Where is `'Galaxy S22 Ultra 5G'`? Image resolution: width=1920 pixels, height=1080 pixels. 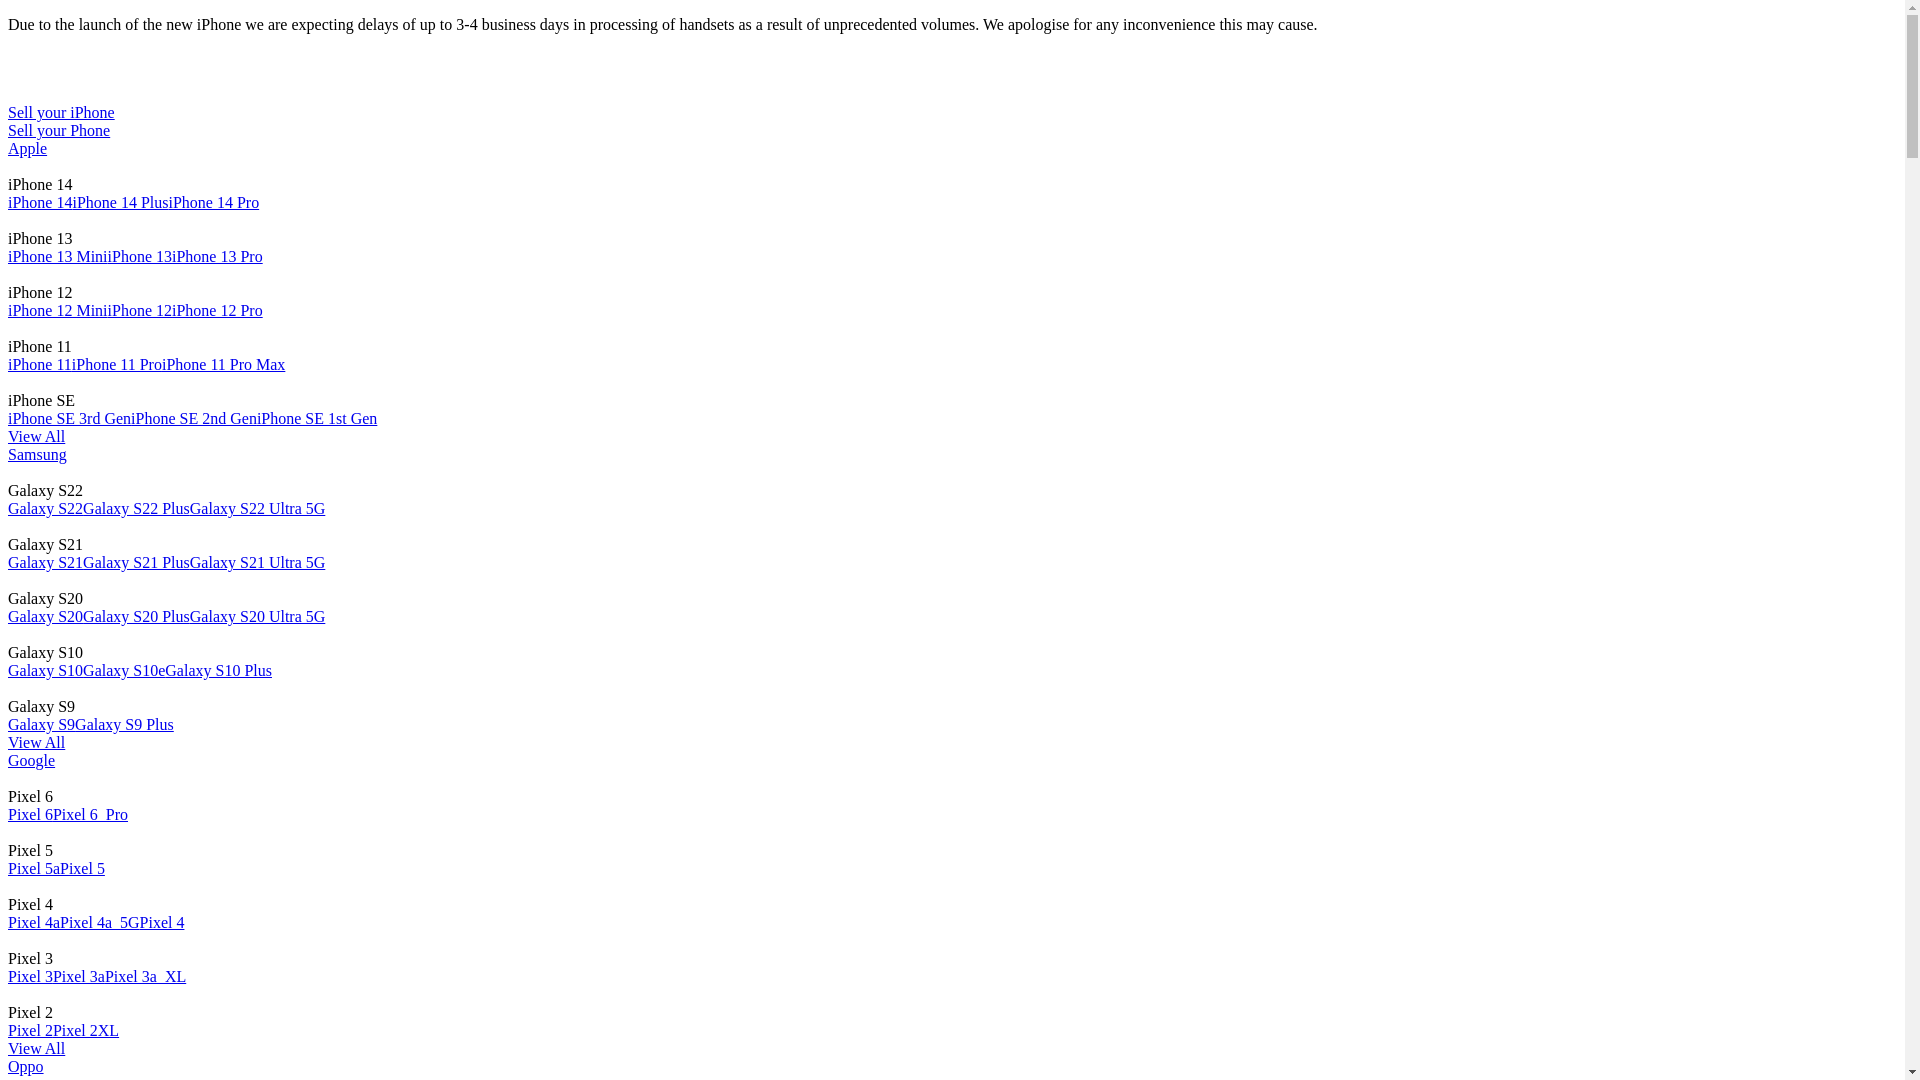 'Galaxy S22 Ultra 5G' is located at coordinates (257, 507).